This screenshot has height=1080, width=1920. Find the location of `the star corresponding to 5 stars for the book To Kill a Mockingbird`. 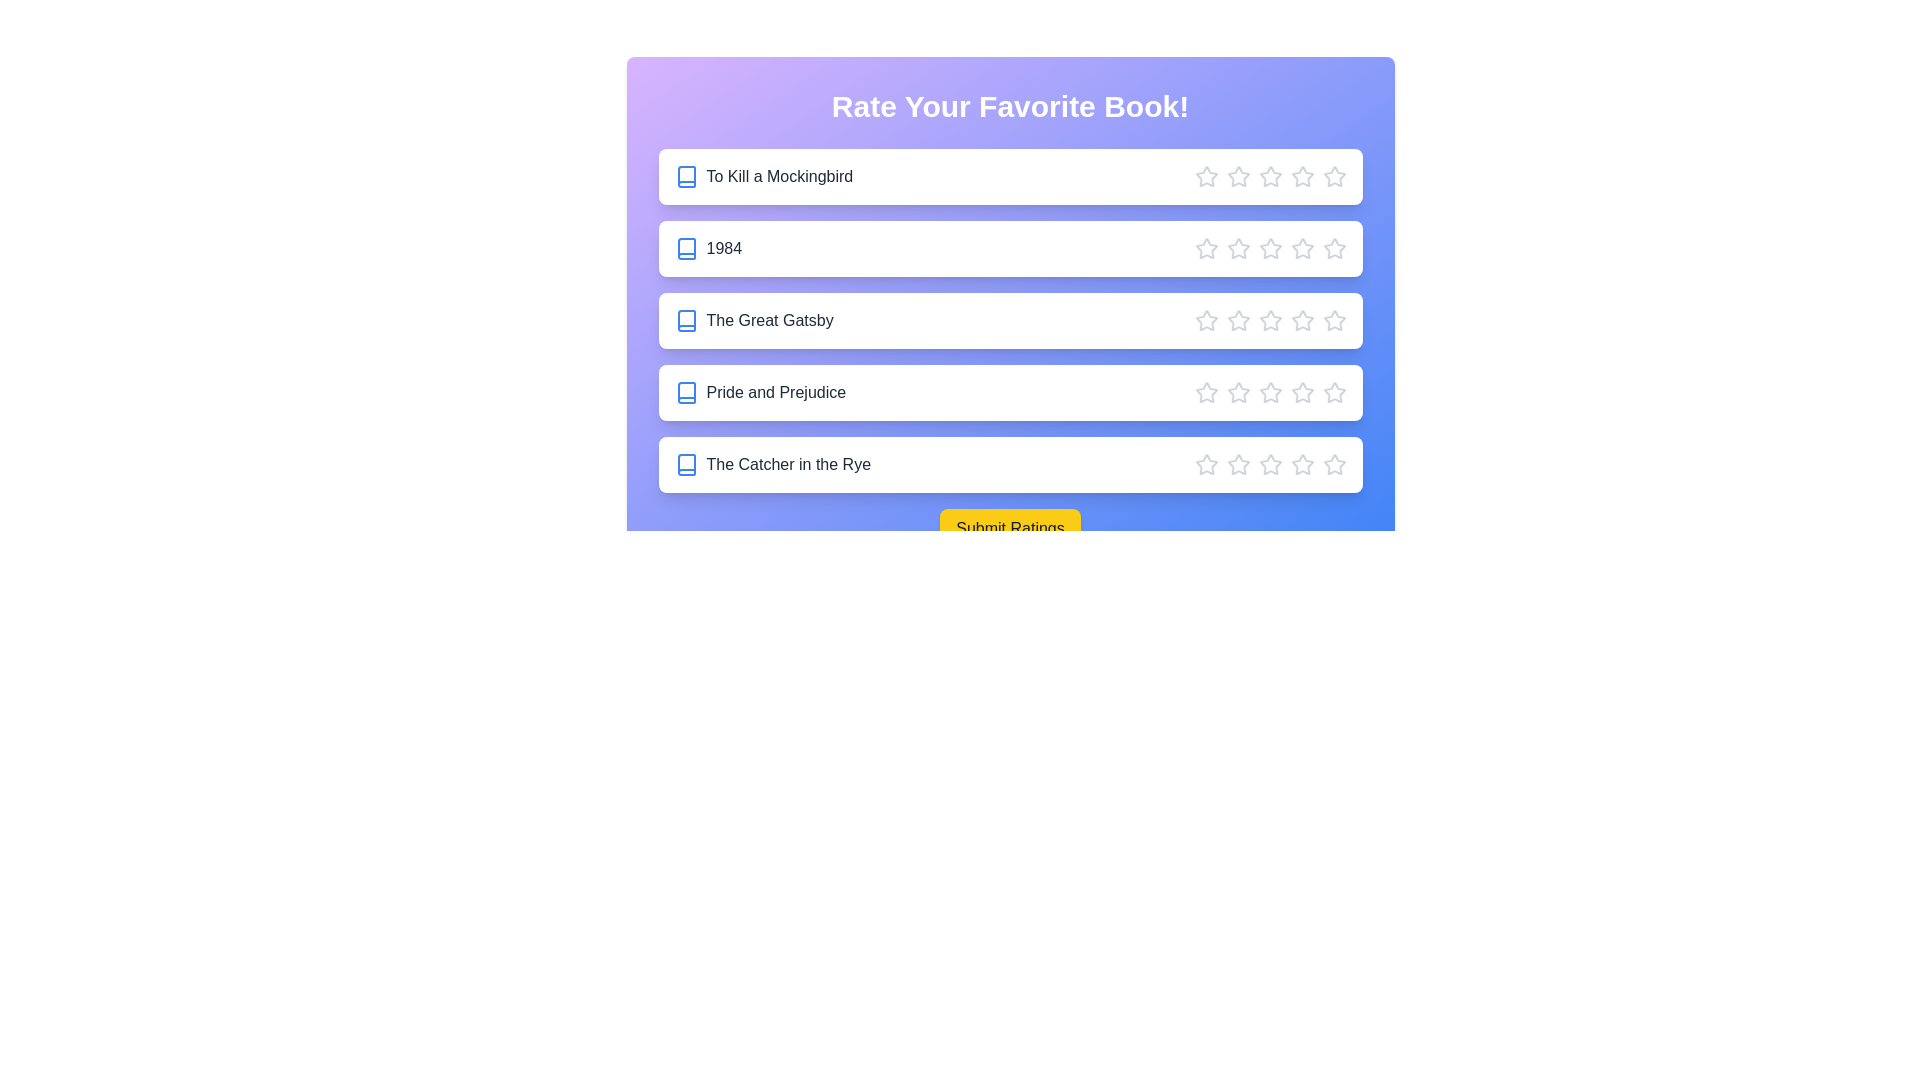

the star corresponding to 5 stars for the book To Kill a Mockingbird is located at coordinates (1334, 176).